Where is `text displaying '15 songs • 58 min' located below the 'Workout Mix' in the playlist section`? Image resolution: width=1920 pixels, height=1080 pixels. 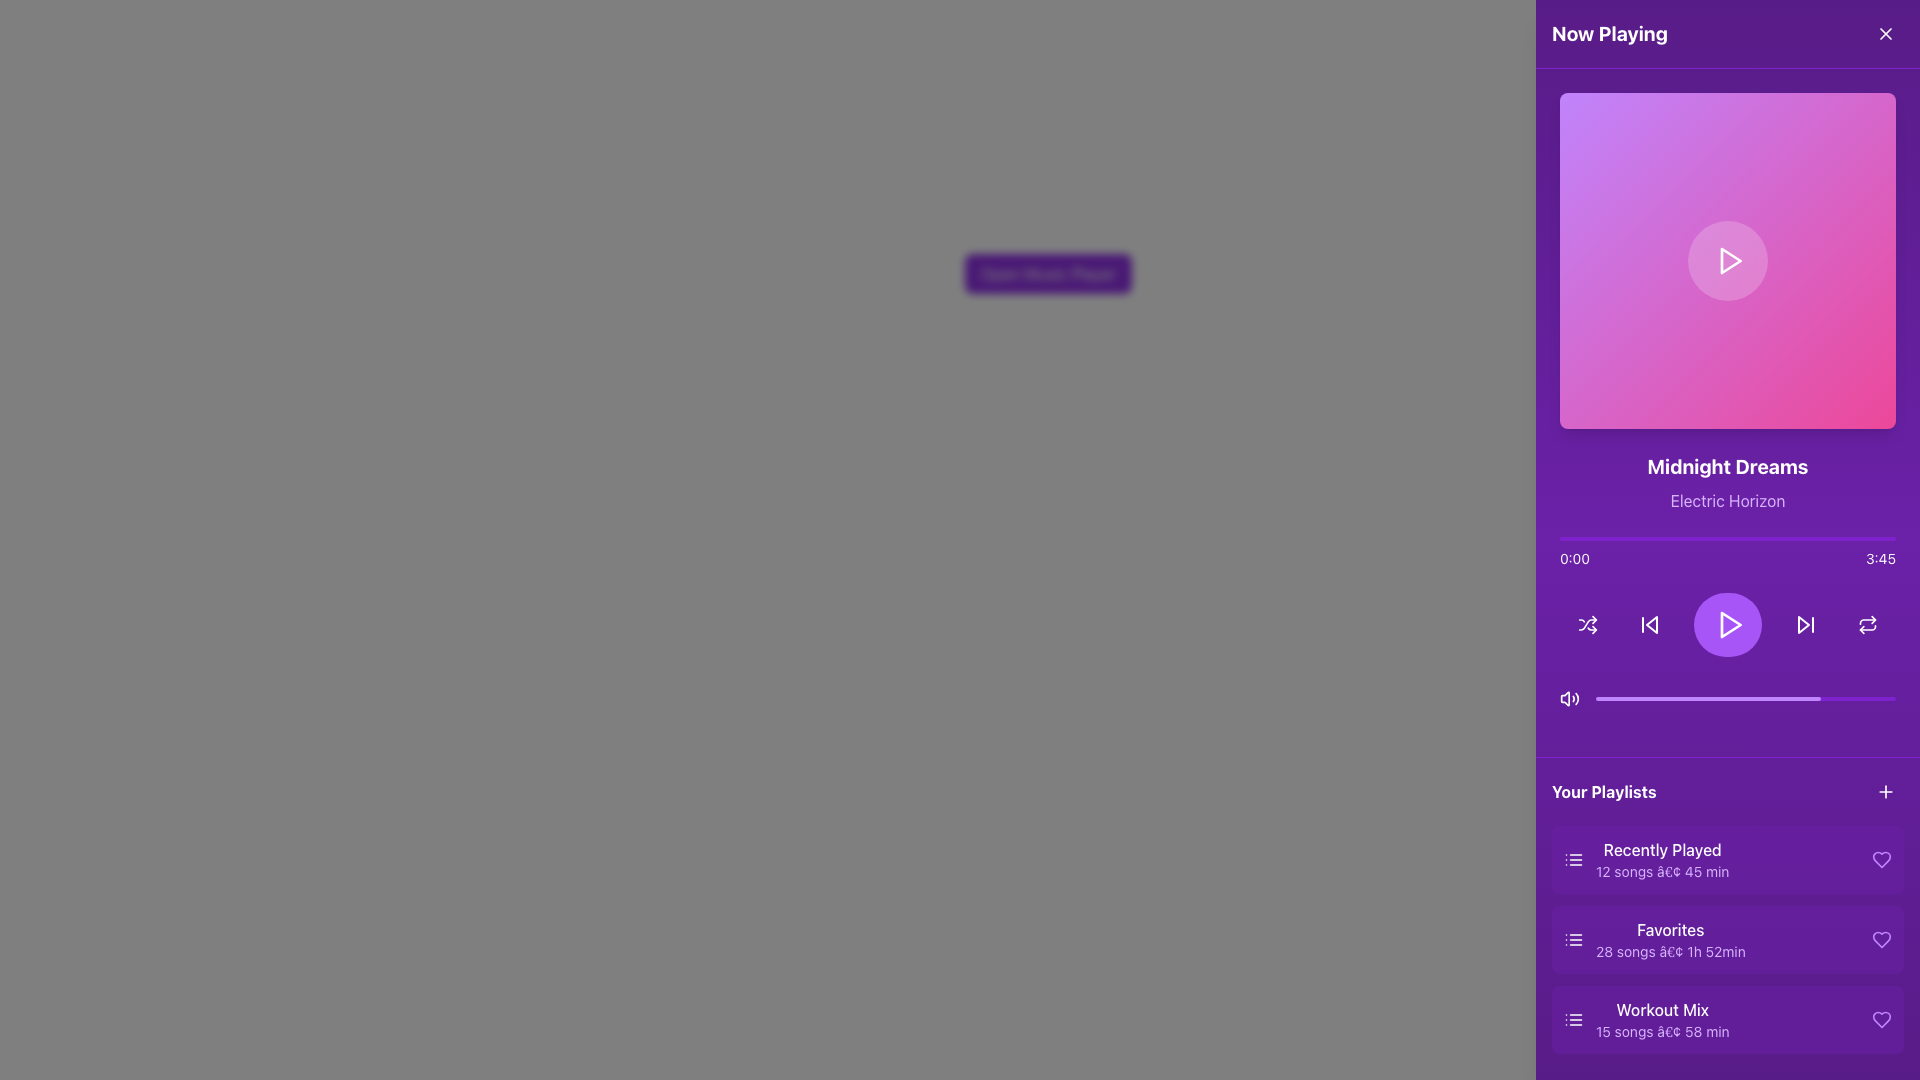 text displaying '15 songs • 58 min' located below the 'Workout Mix' in the playlist section is located at coordinates (1662, 1032).